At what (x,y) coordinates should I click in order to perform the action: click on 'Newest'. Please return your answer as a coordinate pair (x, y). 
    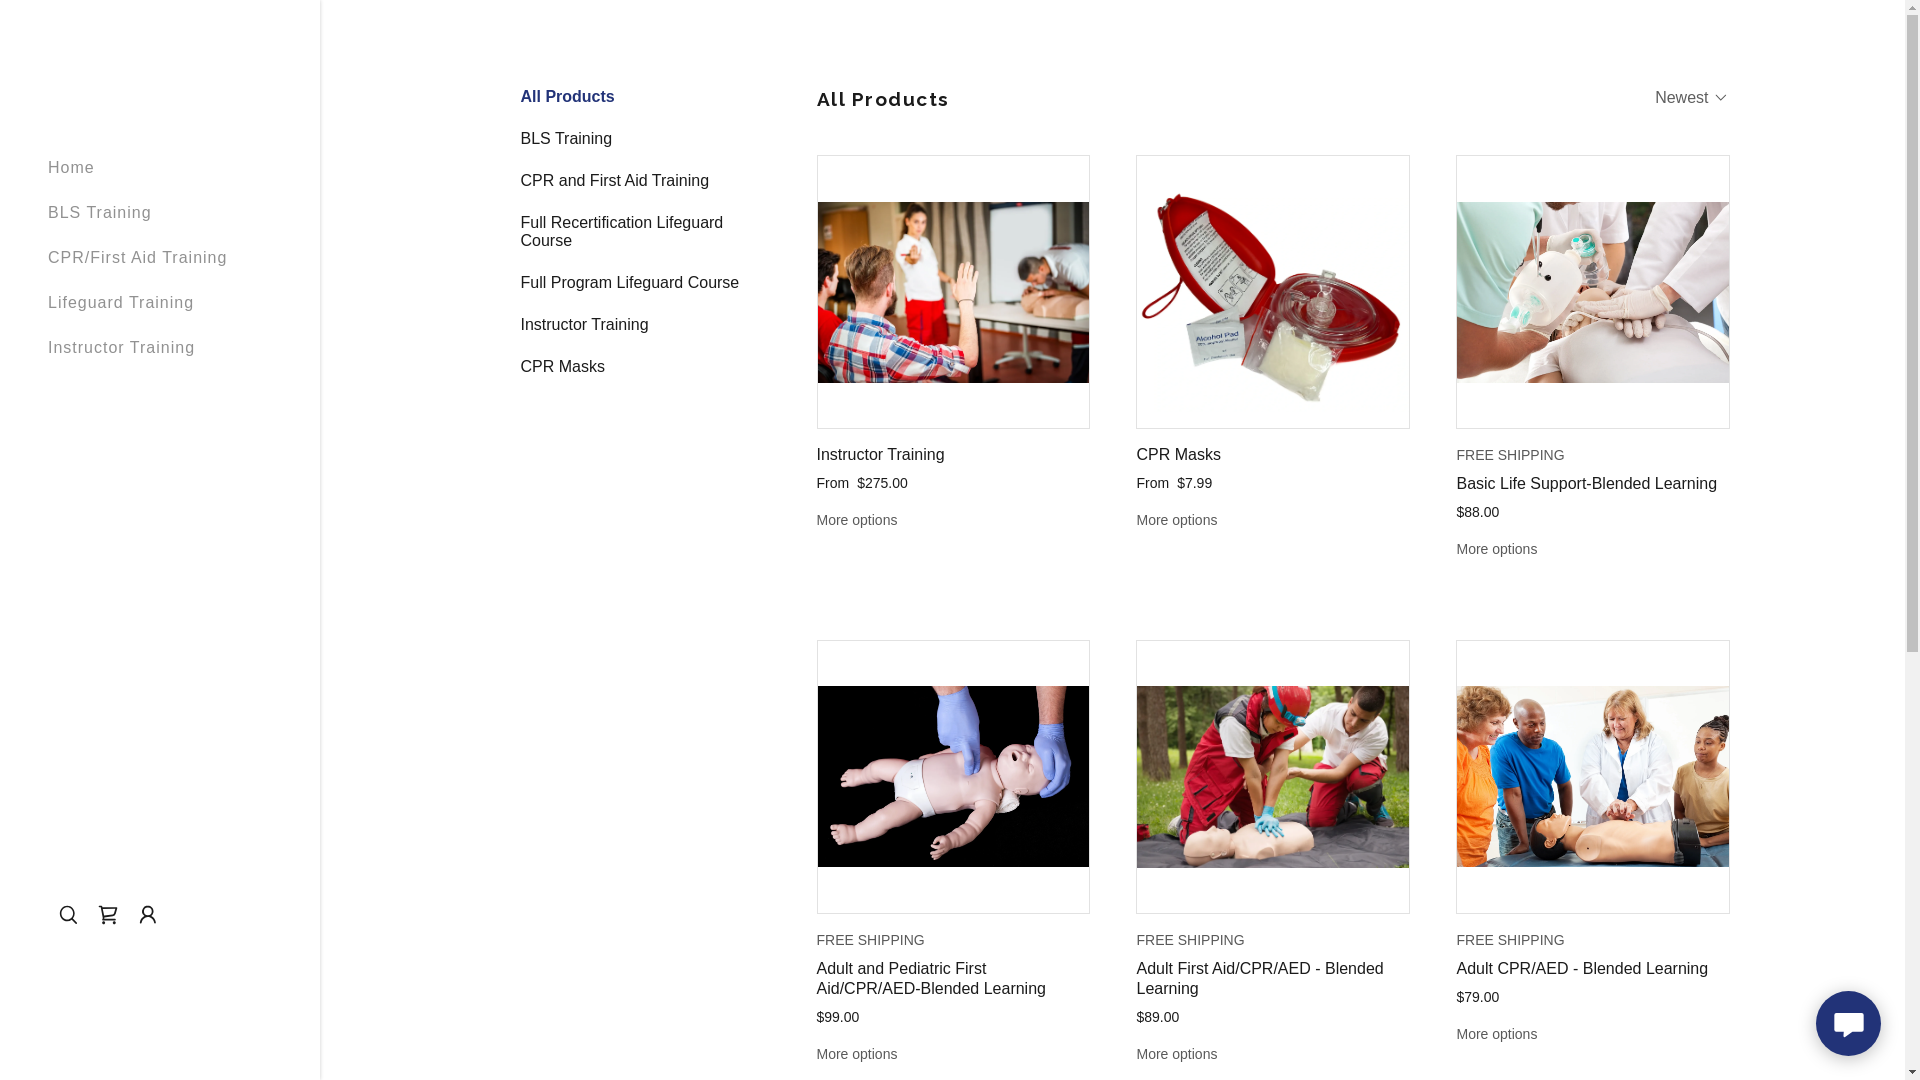
    Looking at the image, I should click on (1690, 97).